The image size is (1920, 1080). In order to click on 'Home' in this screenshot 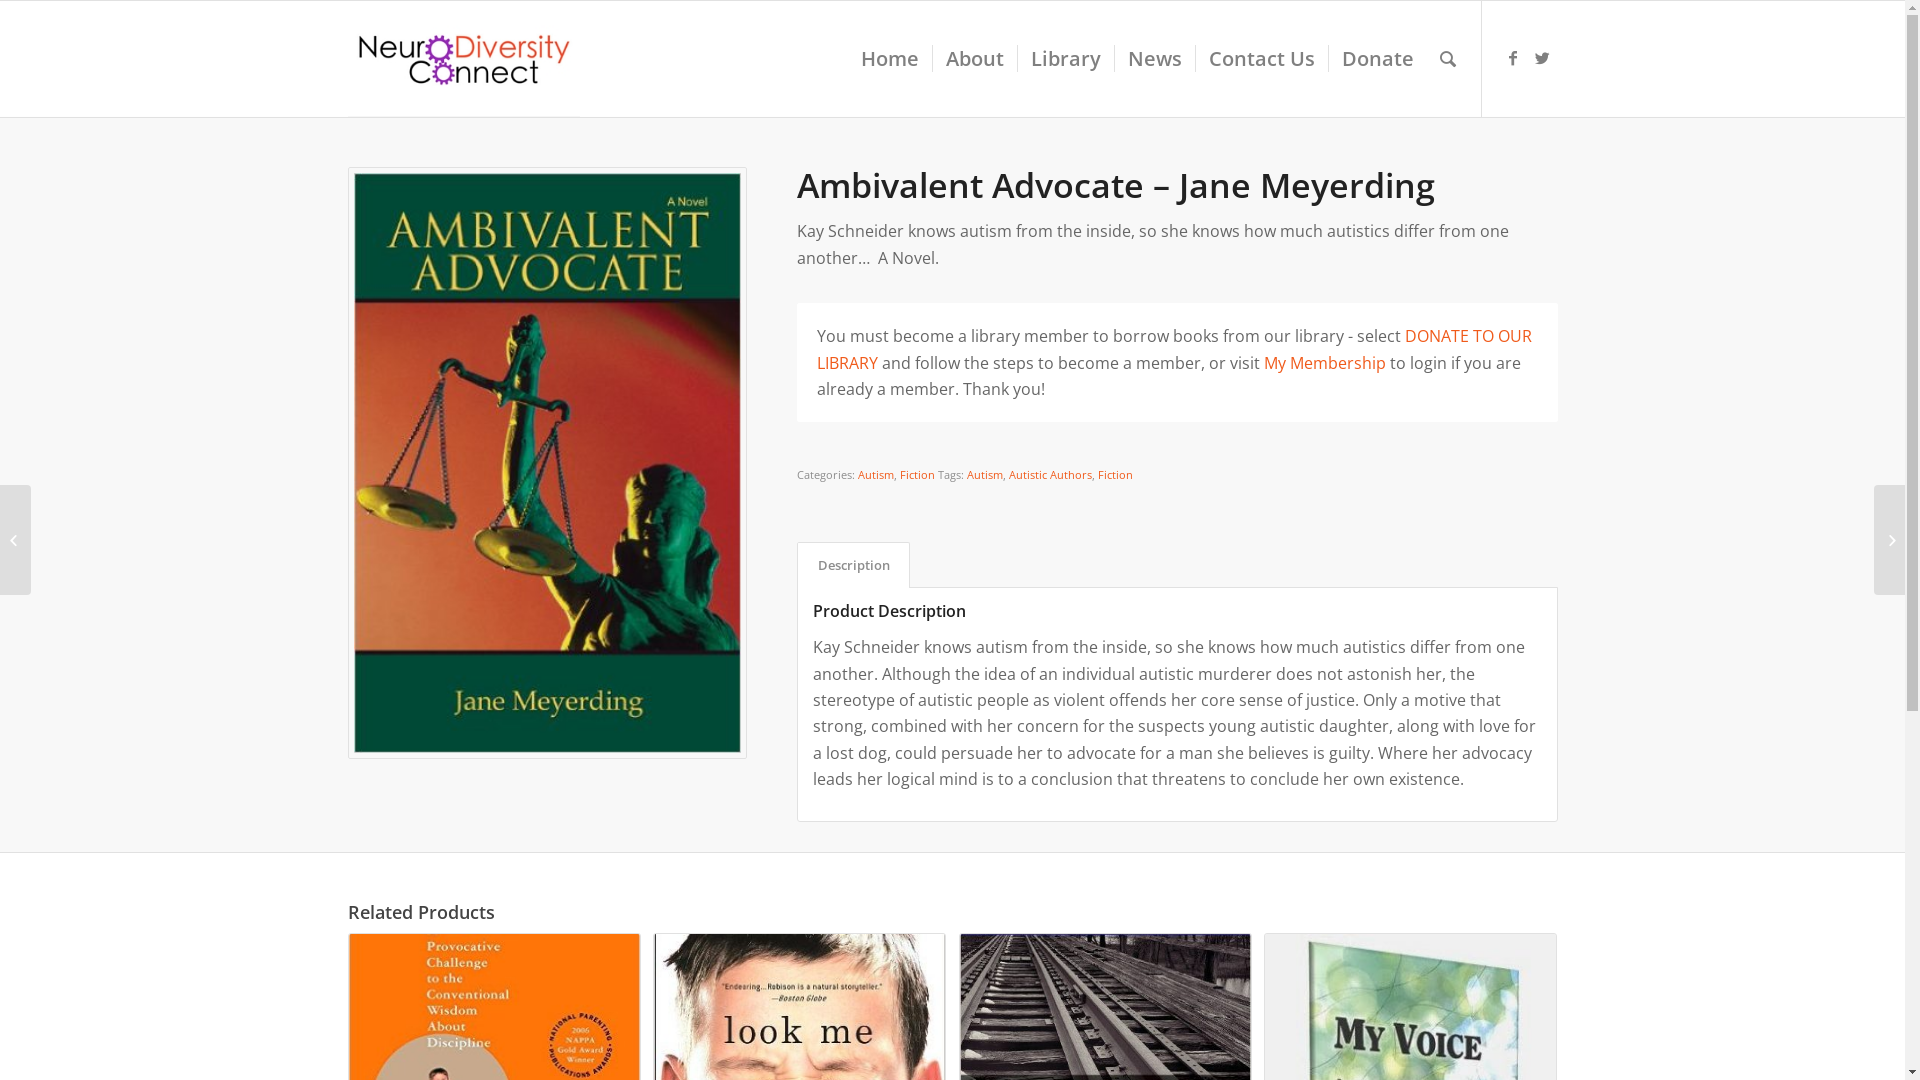, I will do `click(888, 57)`.